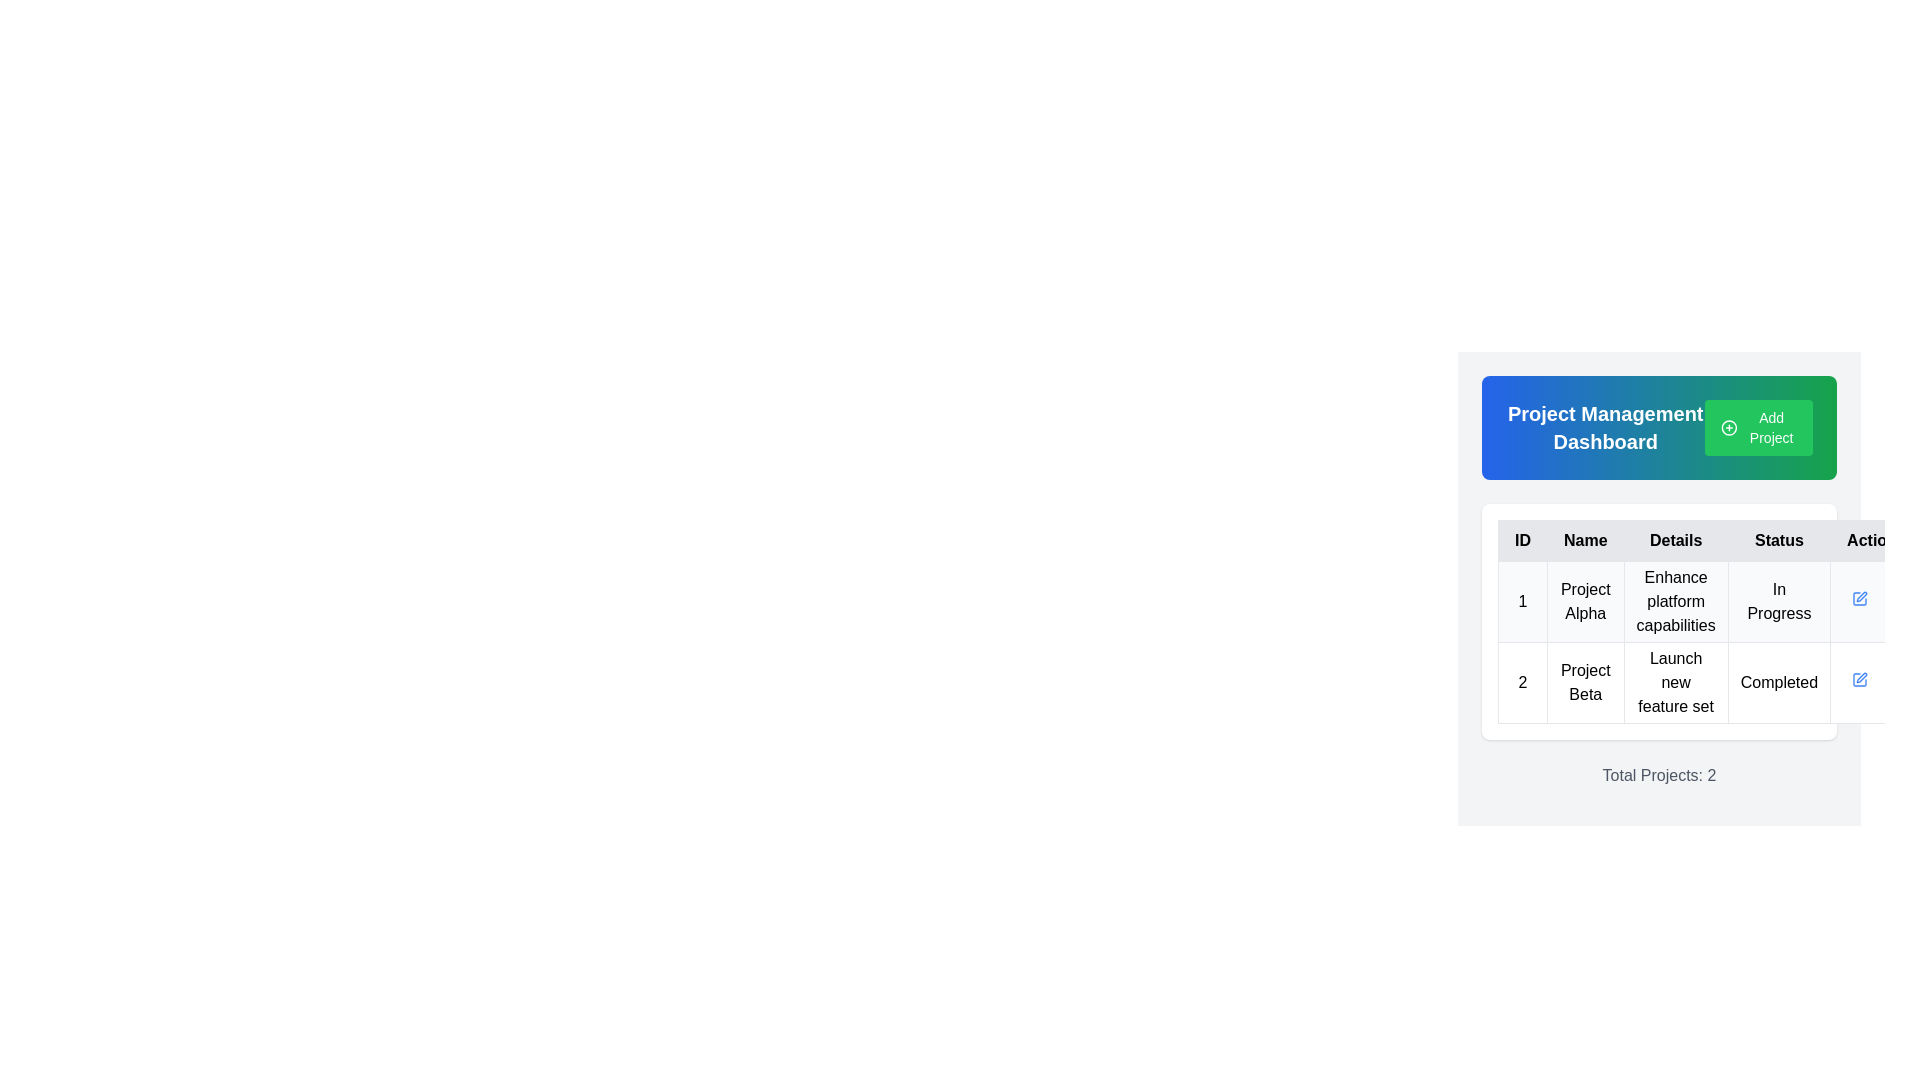 The image size is (1920, 1080). I want to click on the 'Completed' text label in the 'Status' column of the second row under the 'Project Management Dashboard' heading, which is located in the last column for 'Project Beta', so click(1779, 681).